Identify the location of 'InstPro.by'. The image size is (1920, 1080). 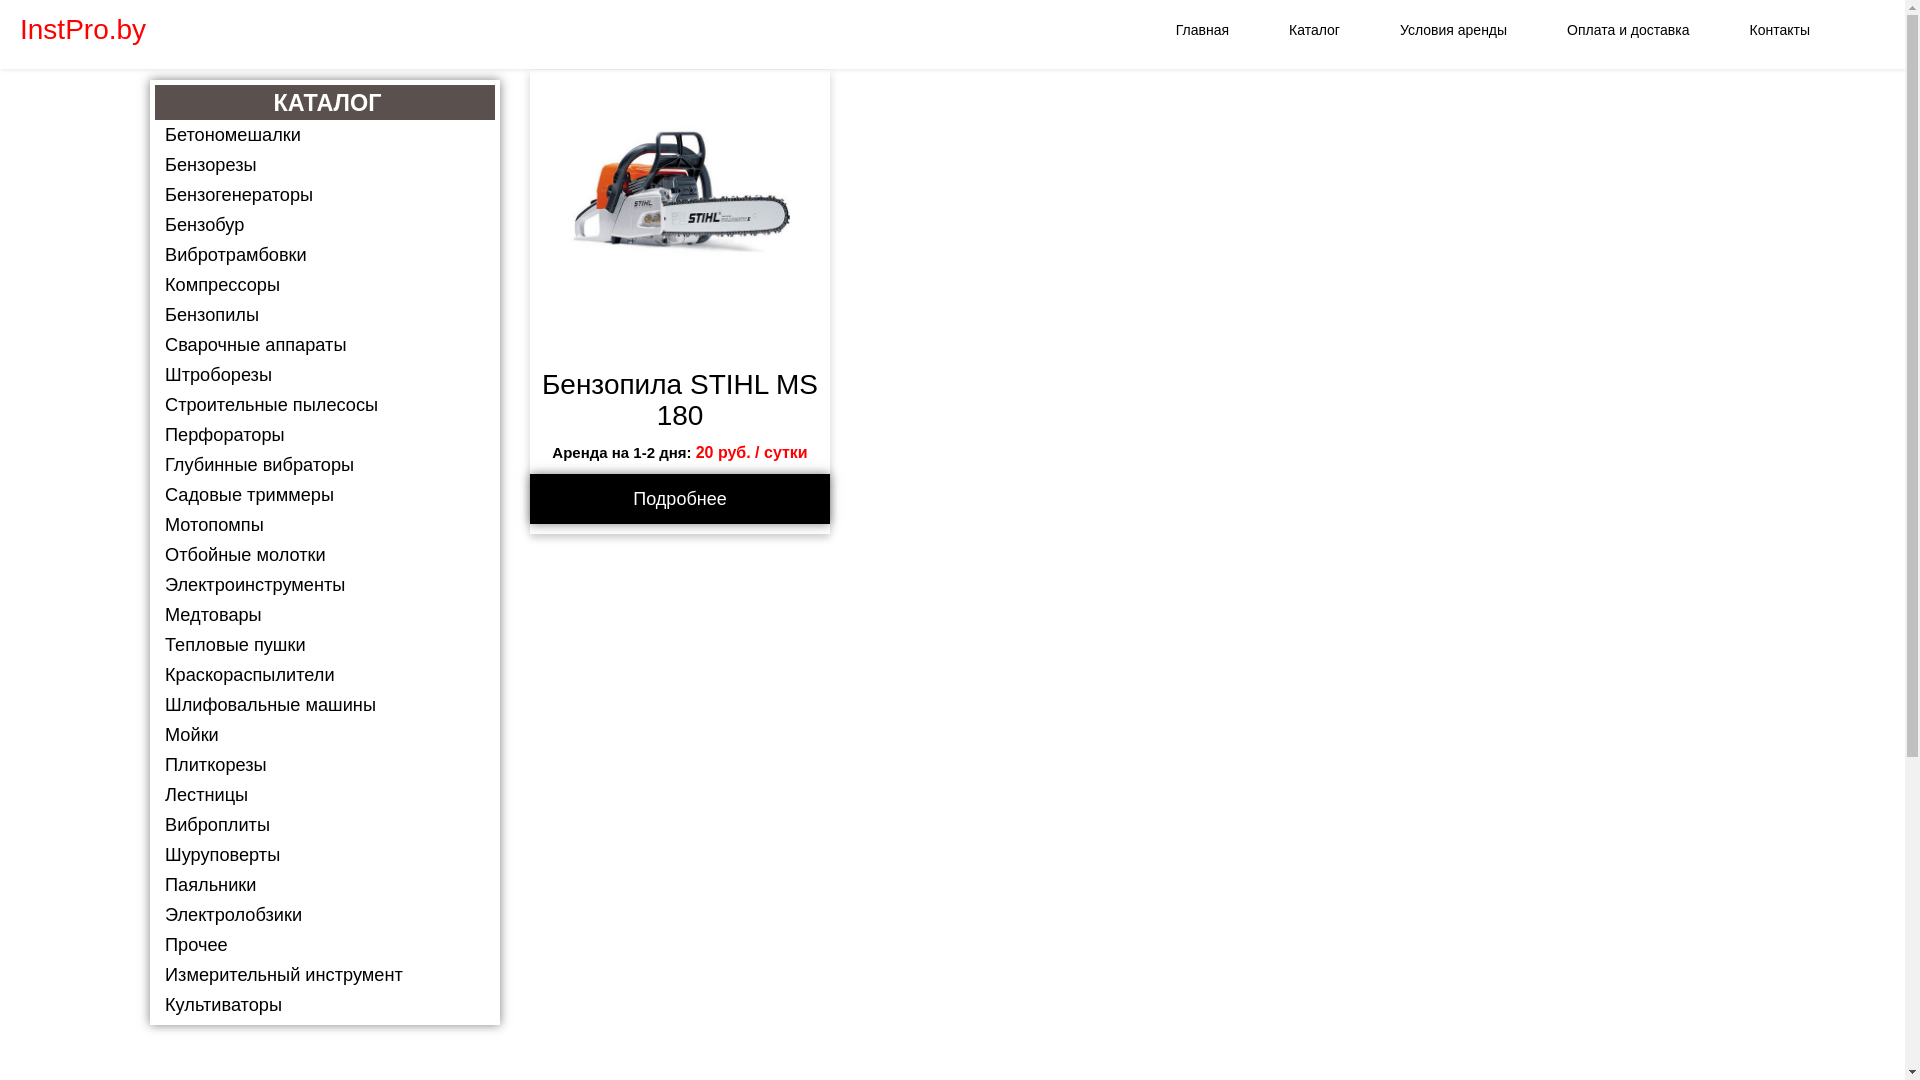
(81, 30).